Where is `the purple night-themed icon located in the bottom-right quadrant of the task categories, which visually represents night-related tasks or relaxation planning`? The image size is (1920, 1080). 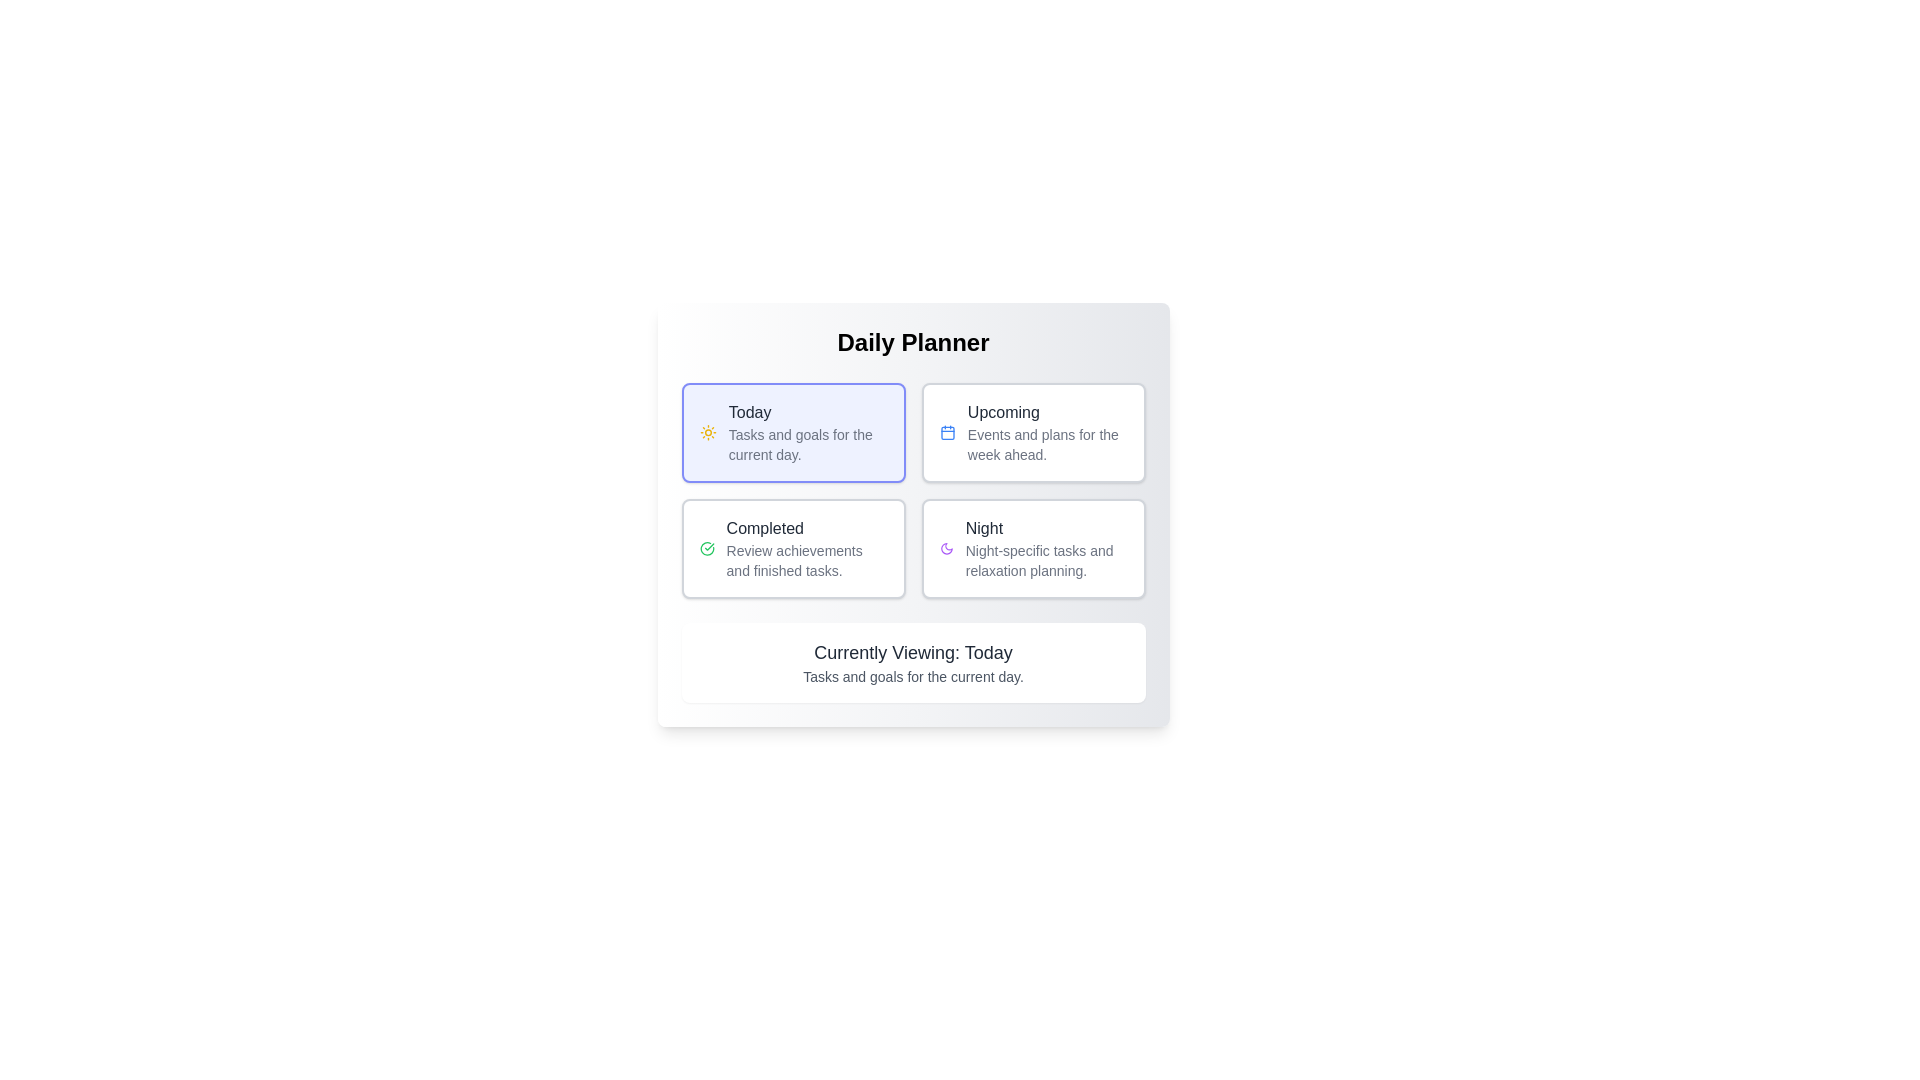 the purple night-themed icon located in the bottom-right quadrant of the task categories, which visually represents night-related tasks or relaxation planning is located at coordinates (945, 548).